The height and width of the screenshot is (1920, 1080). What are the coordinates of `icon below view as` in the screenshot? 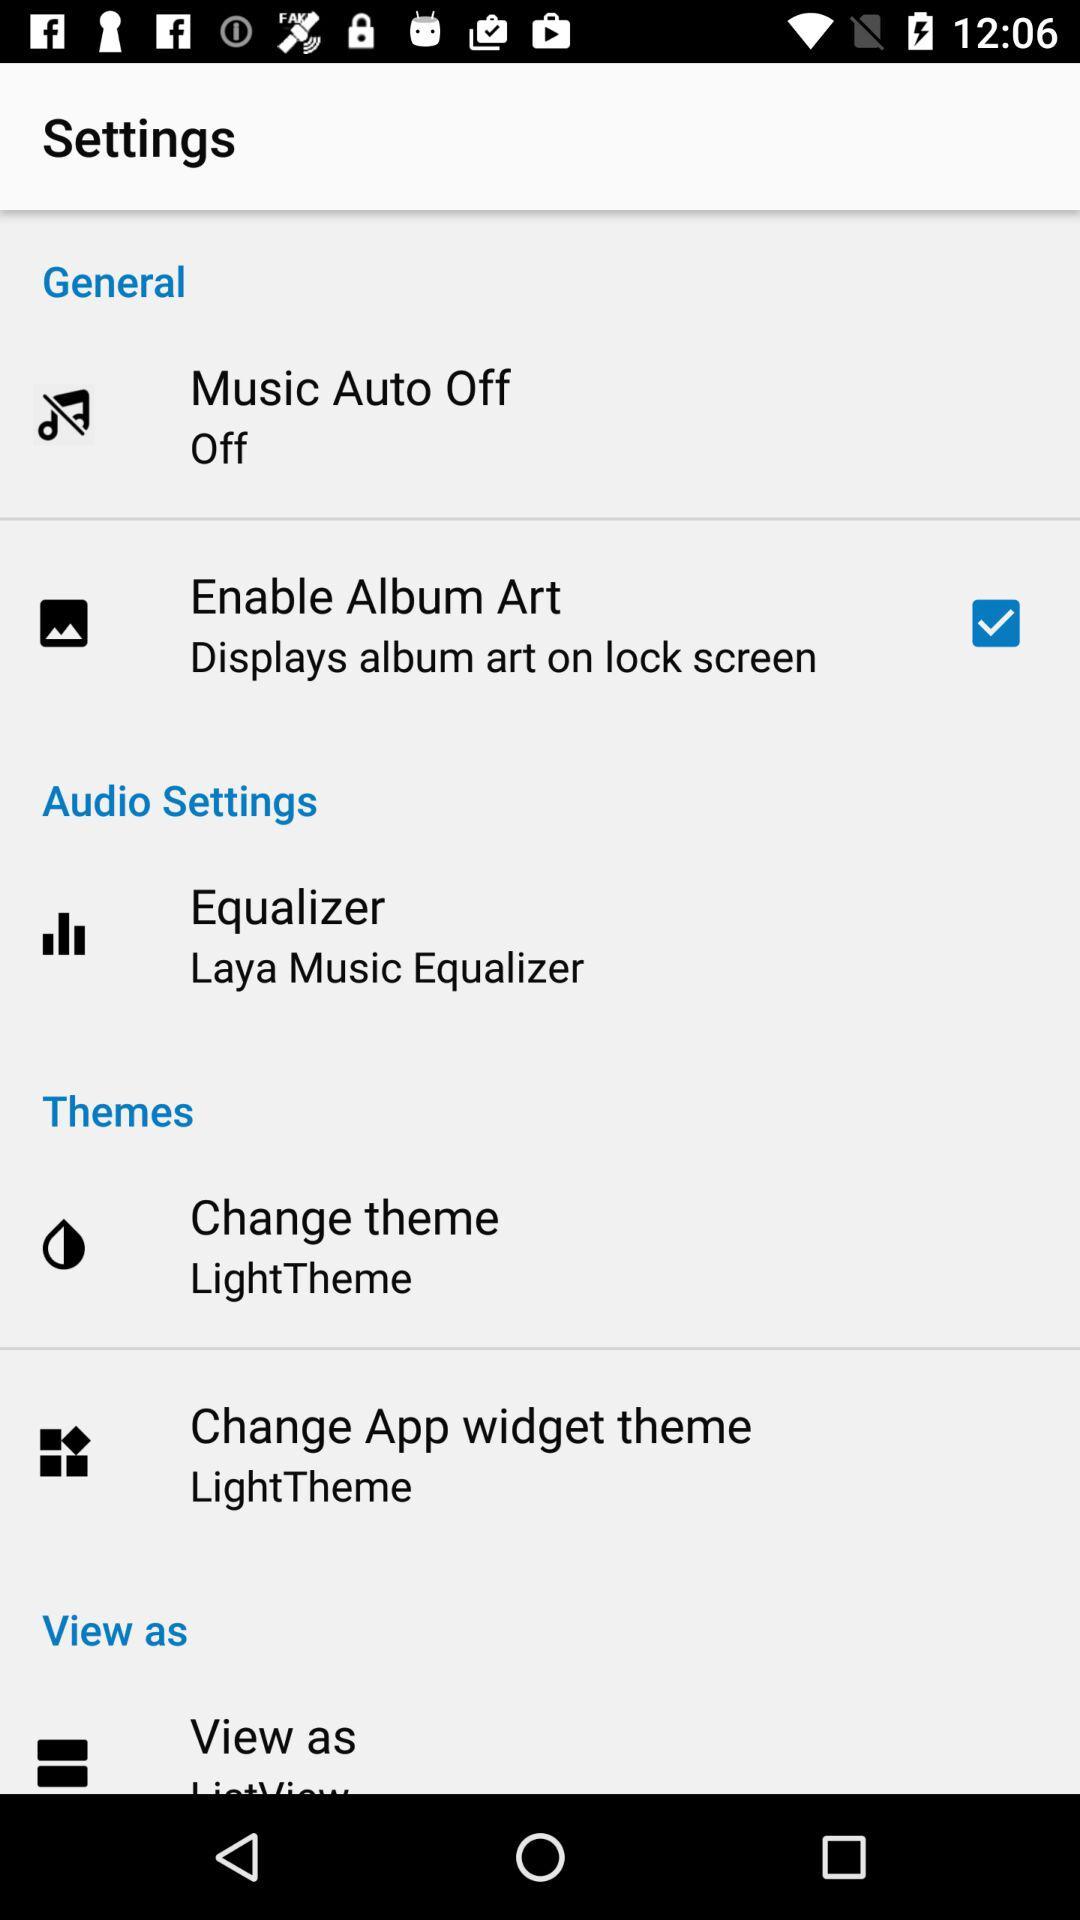 It's located at (268, 1780).